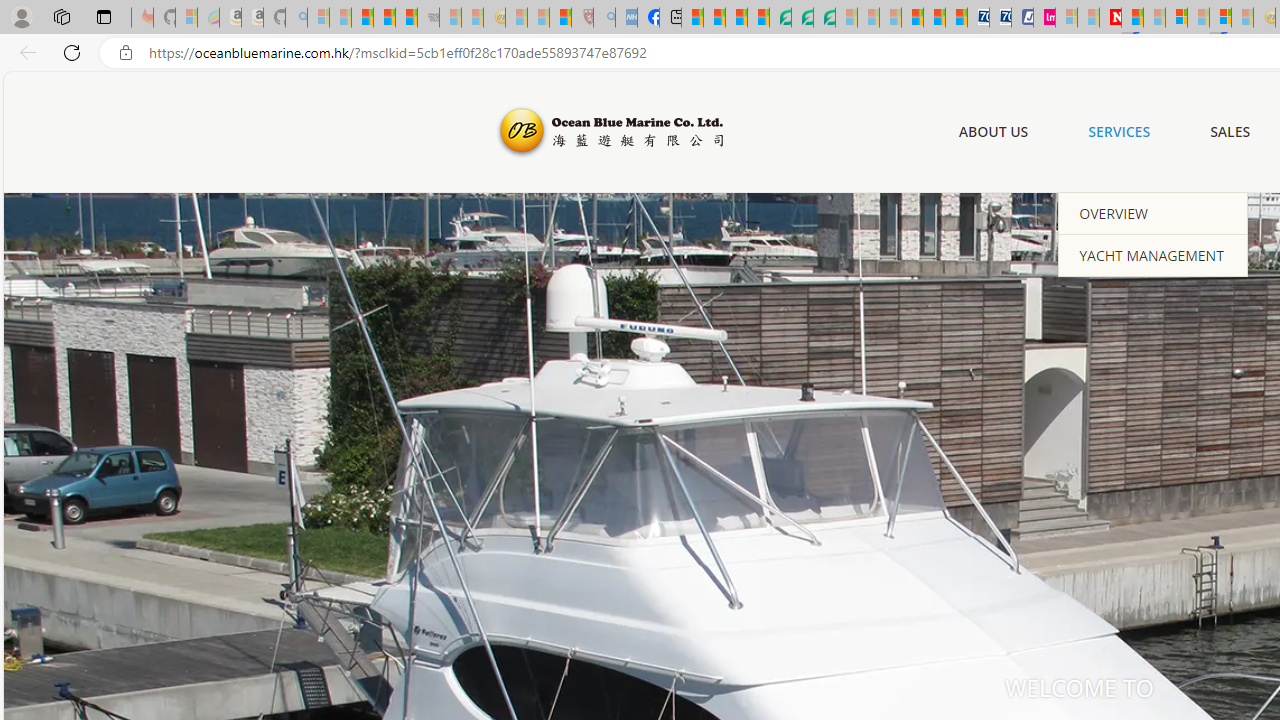 This screenshot has height=720, width=1280. Describe the element at coordinates (362, 17) in the screenshot. I see `'The Weather Channel - MSN'` at that location.